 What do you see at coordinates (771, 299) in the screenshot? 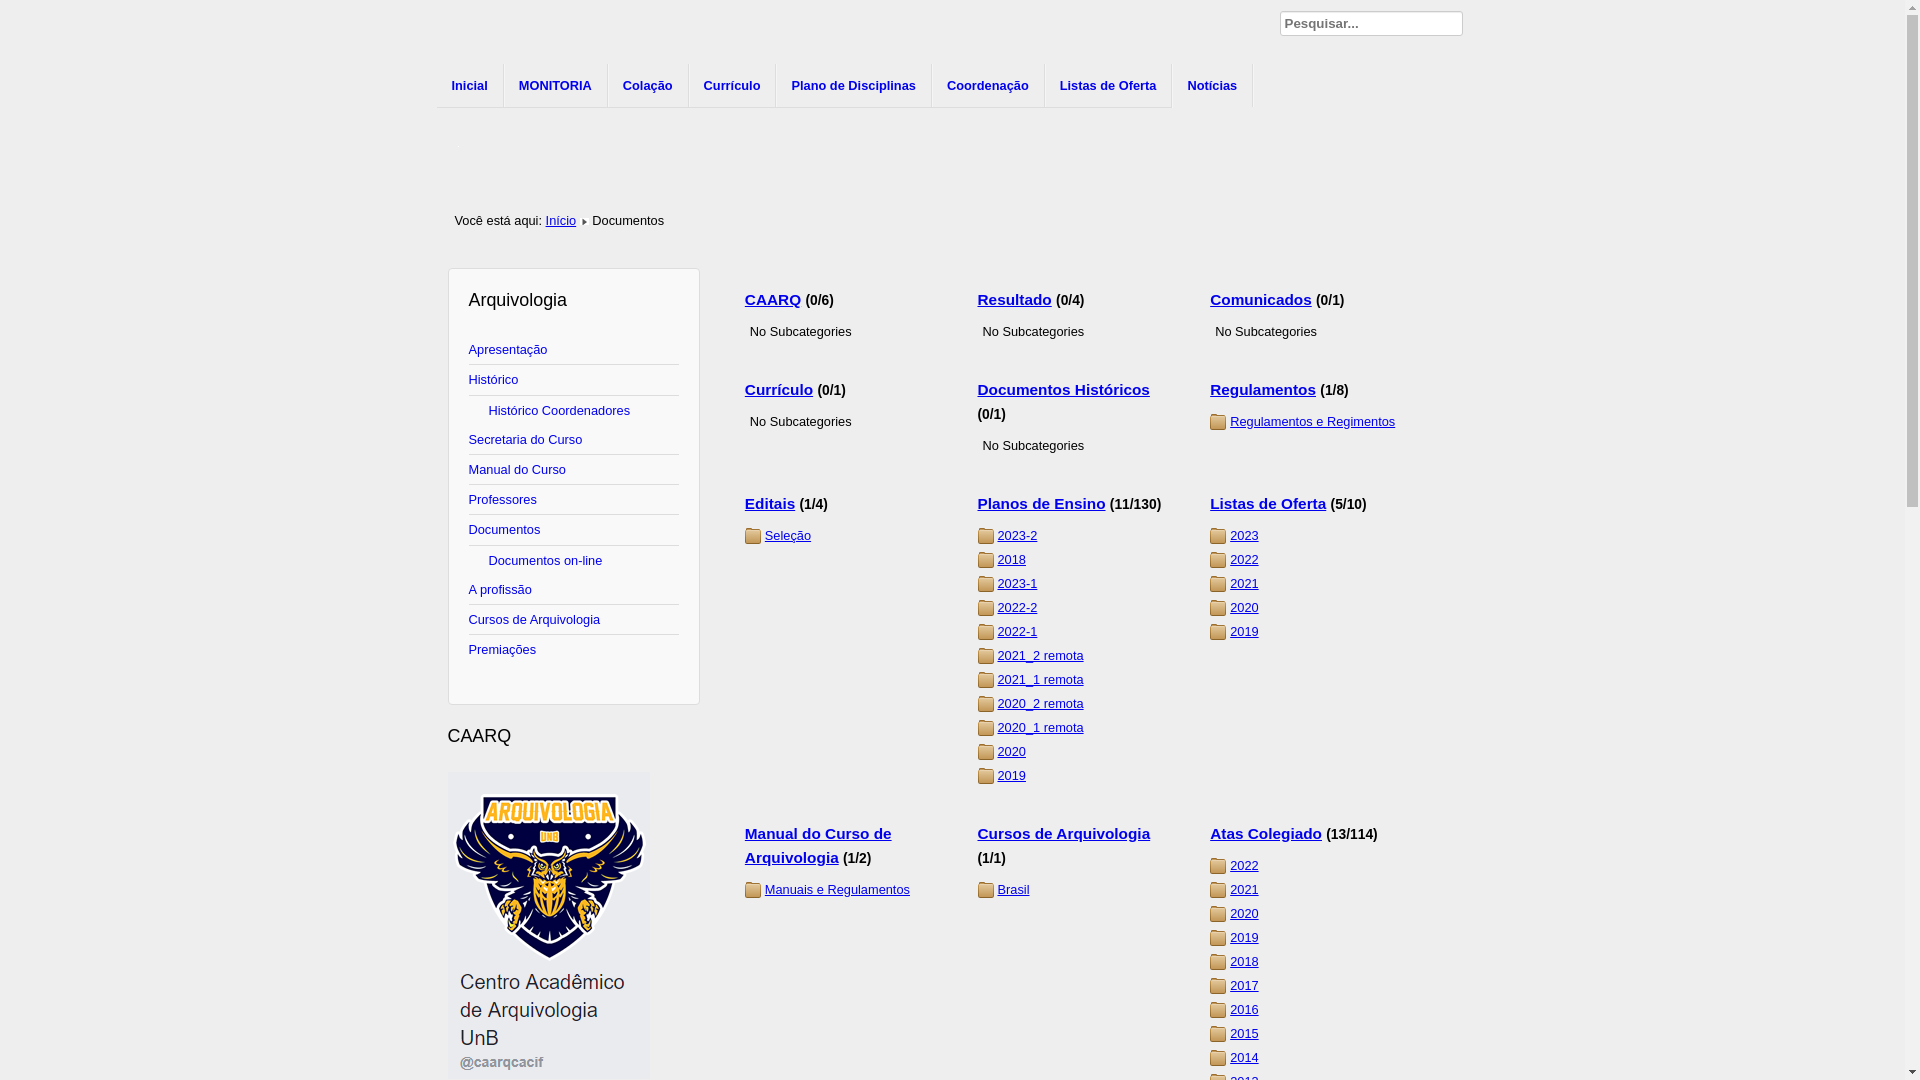
I see `'CAARQ'` at bounding box center [771, 299].